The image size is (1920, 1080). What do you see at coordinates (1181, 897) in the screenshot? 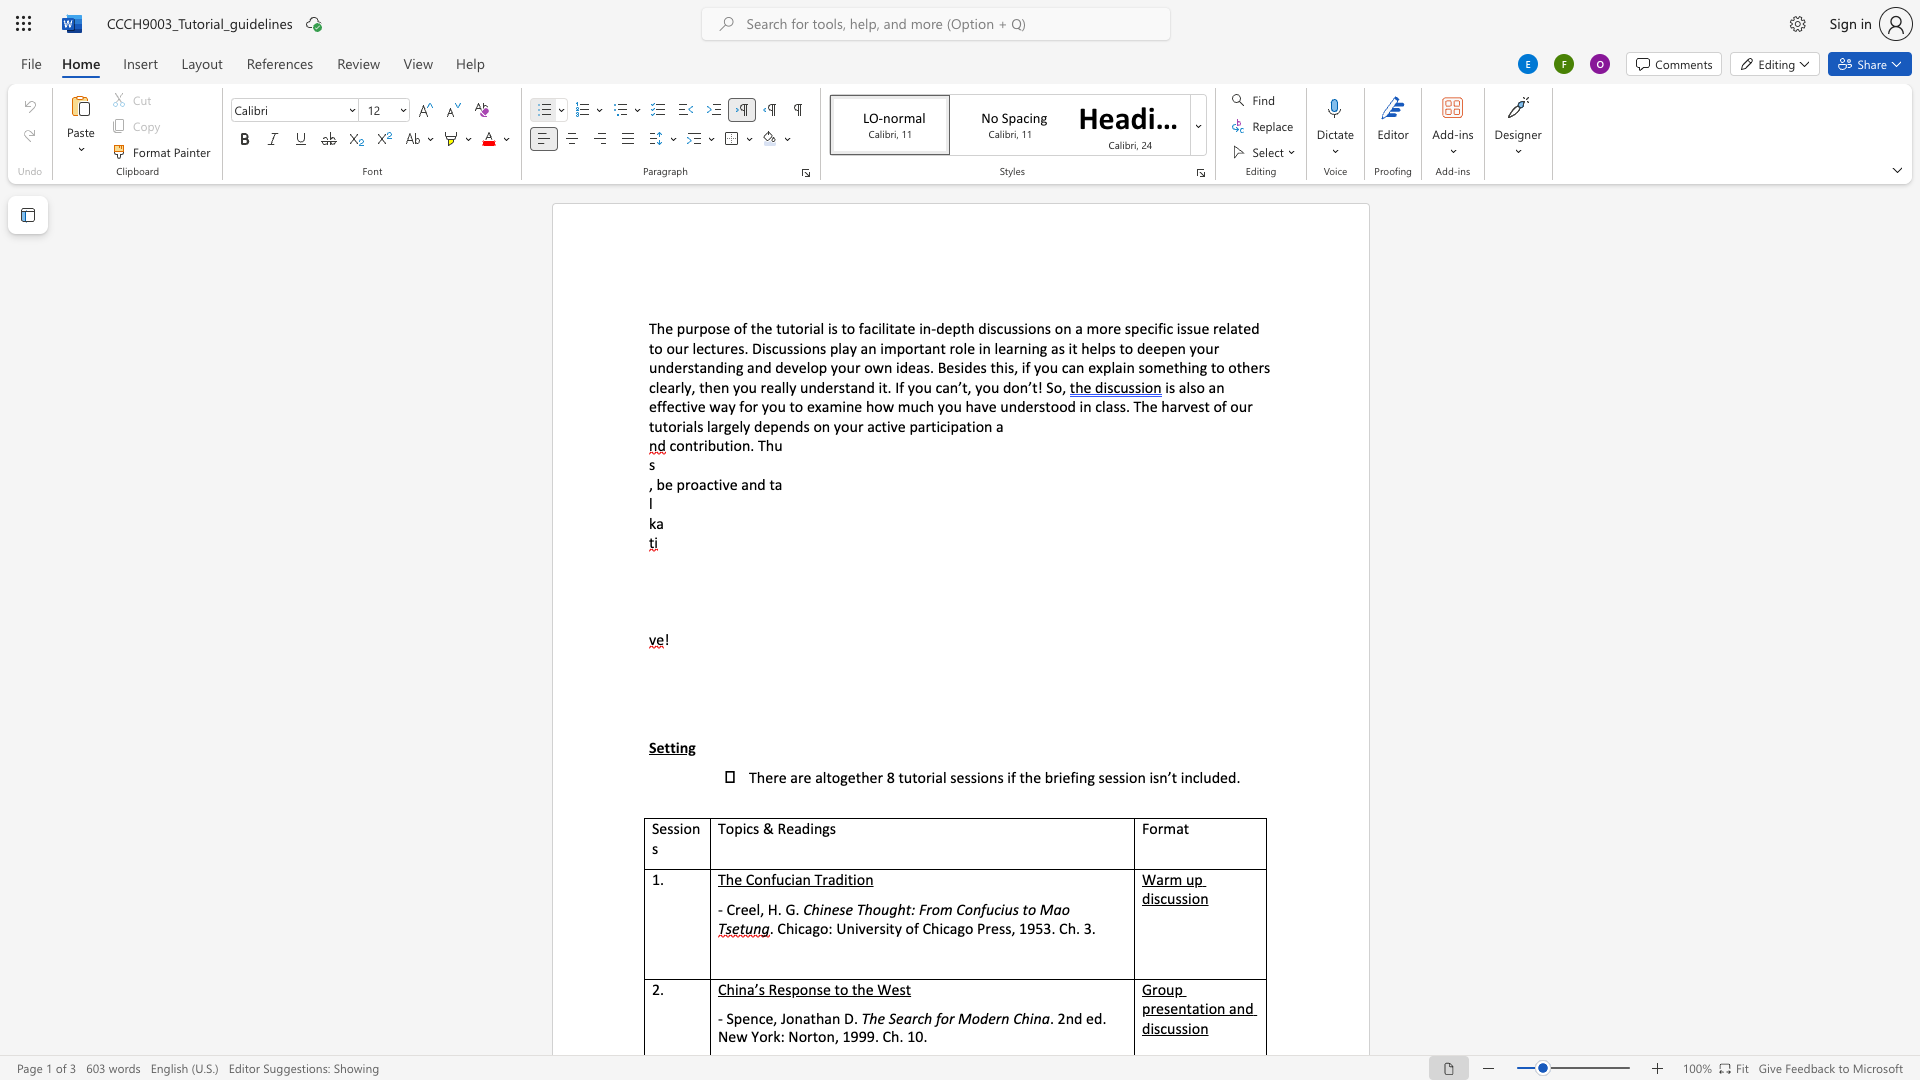
I see `the space between the continuous character "s" and "s" in the text` at bounding box center [1181, 897].